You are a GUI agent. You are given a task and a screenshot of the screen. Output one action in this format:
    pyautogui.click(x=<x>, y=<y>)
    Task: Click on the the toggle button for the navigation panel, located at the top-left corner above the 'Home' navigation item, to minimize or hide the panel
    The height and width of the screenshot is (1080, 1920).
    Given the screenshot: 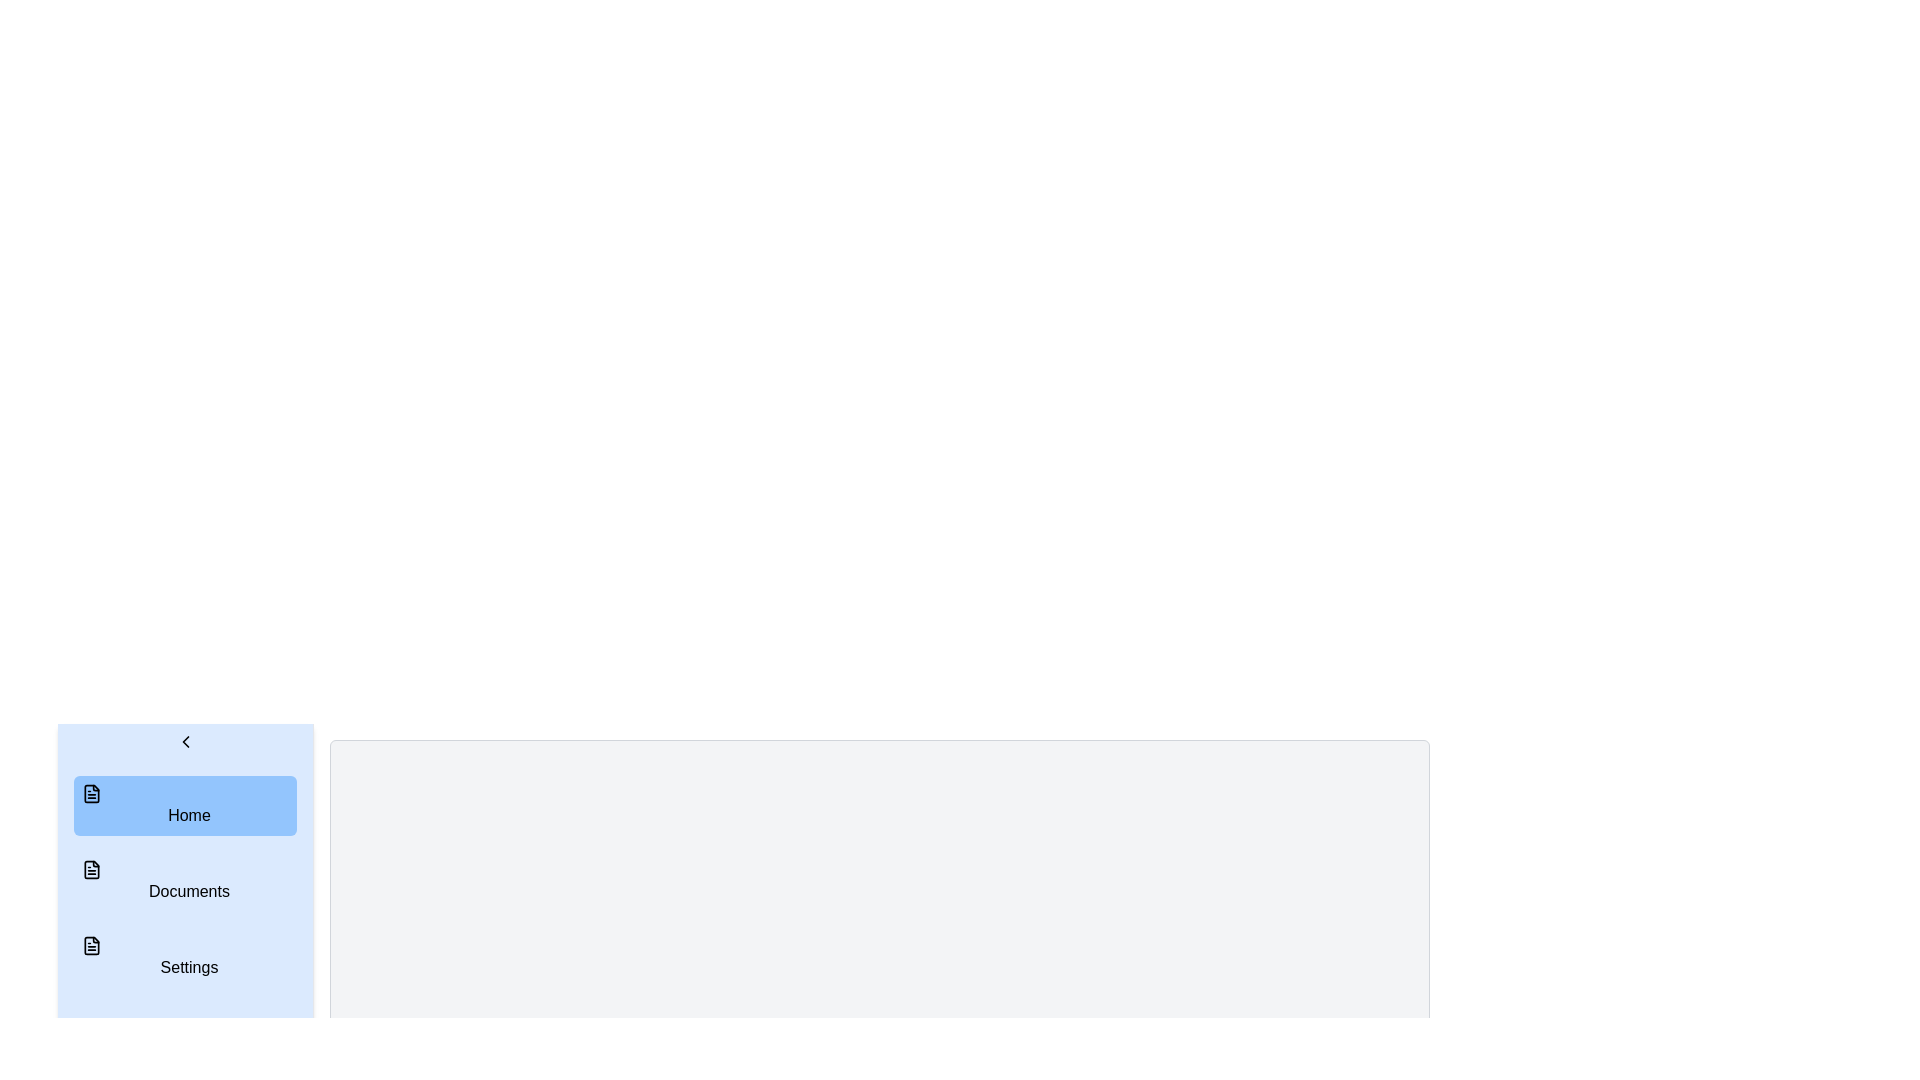 What is the action you would take?
    pyautogui.click(x=185, y=741)
    